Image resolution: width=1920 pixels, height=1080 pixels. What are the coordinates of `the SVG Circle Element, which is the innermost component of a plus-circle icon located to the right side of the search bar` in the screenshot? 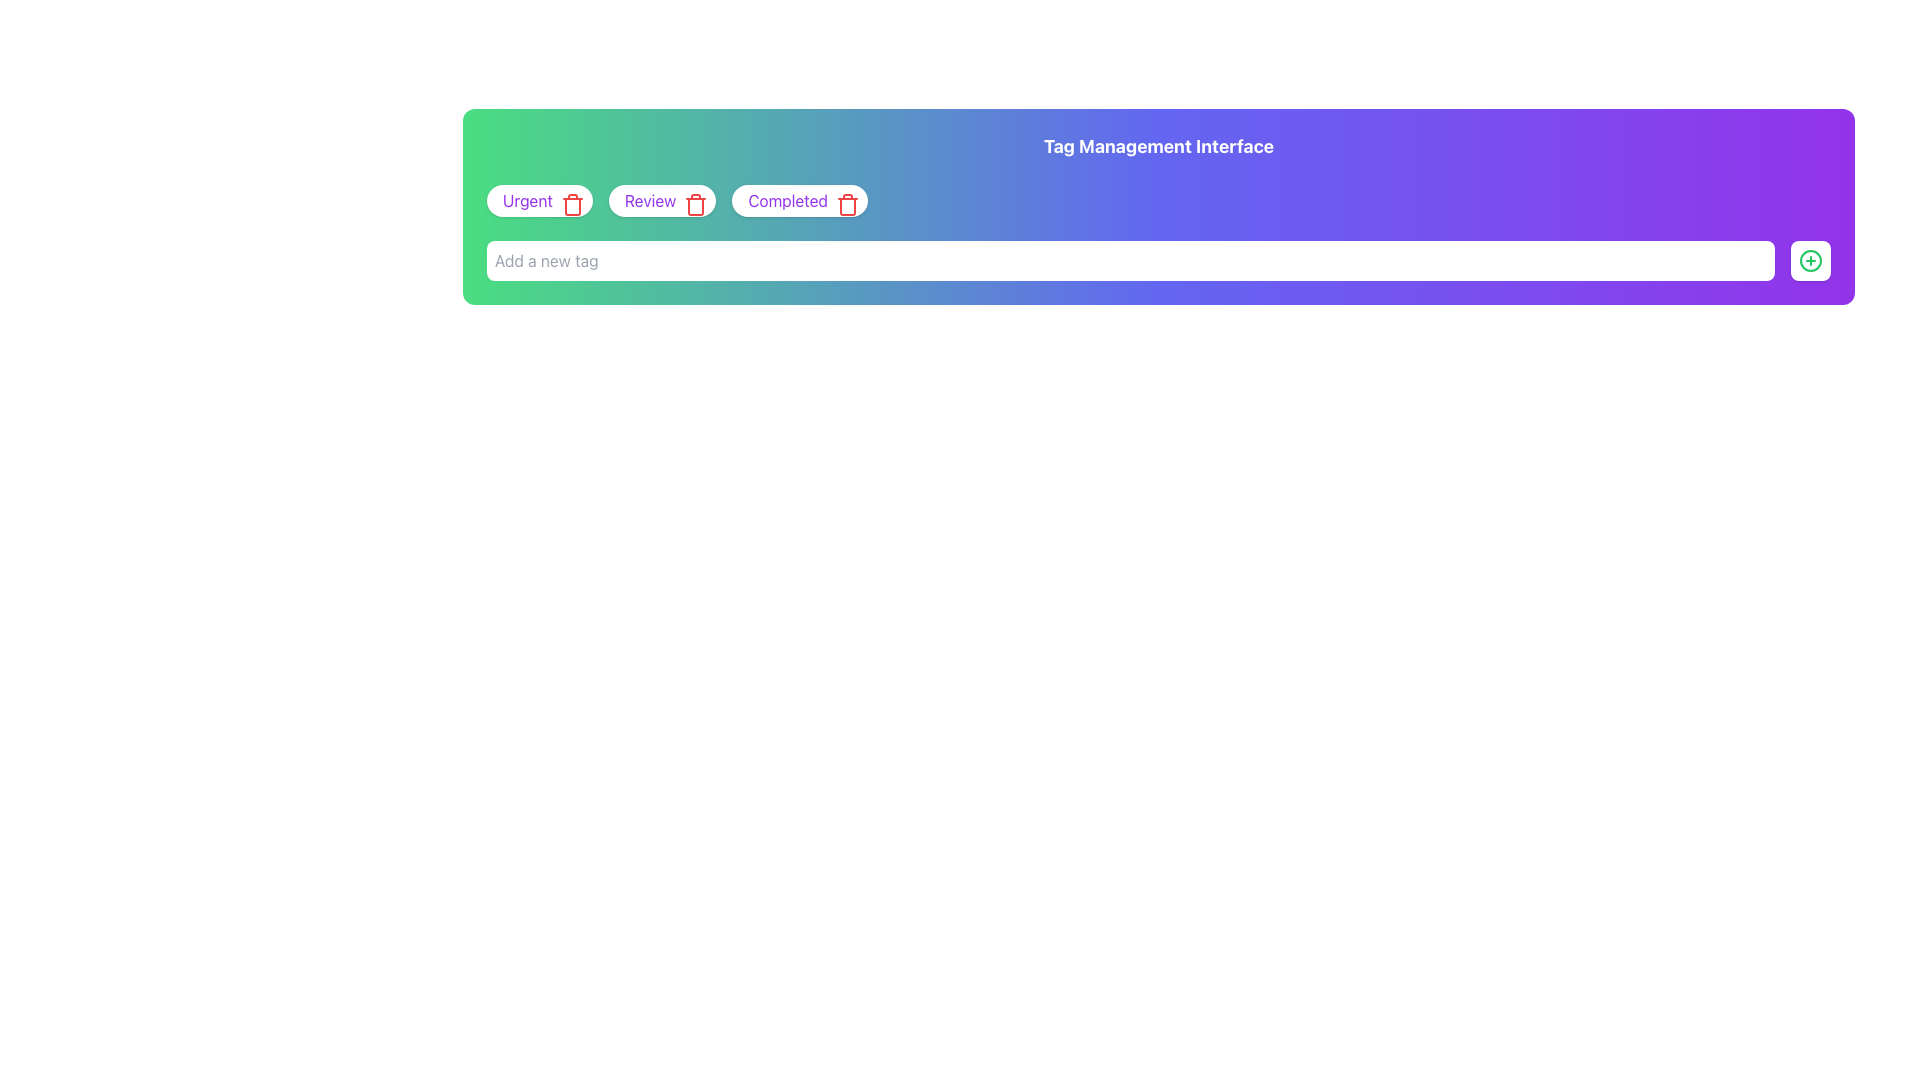 It's located at (1810, 260).